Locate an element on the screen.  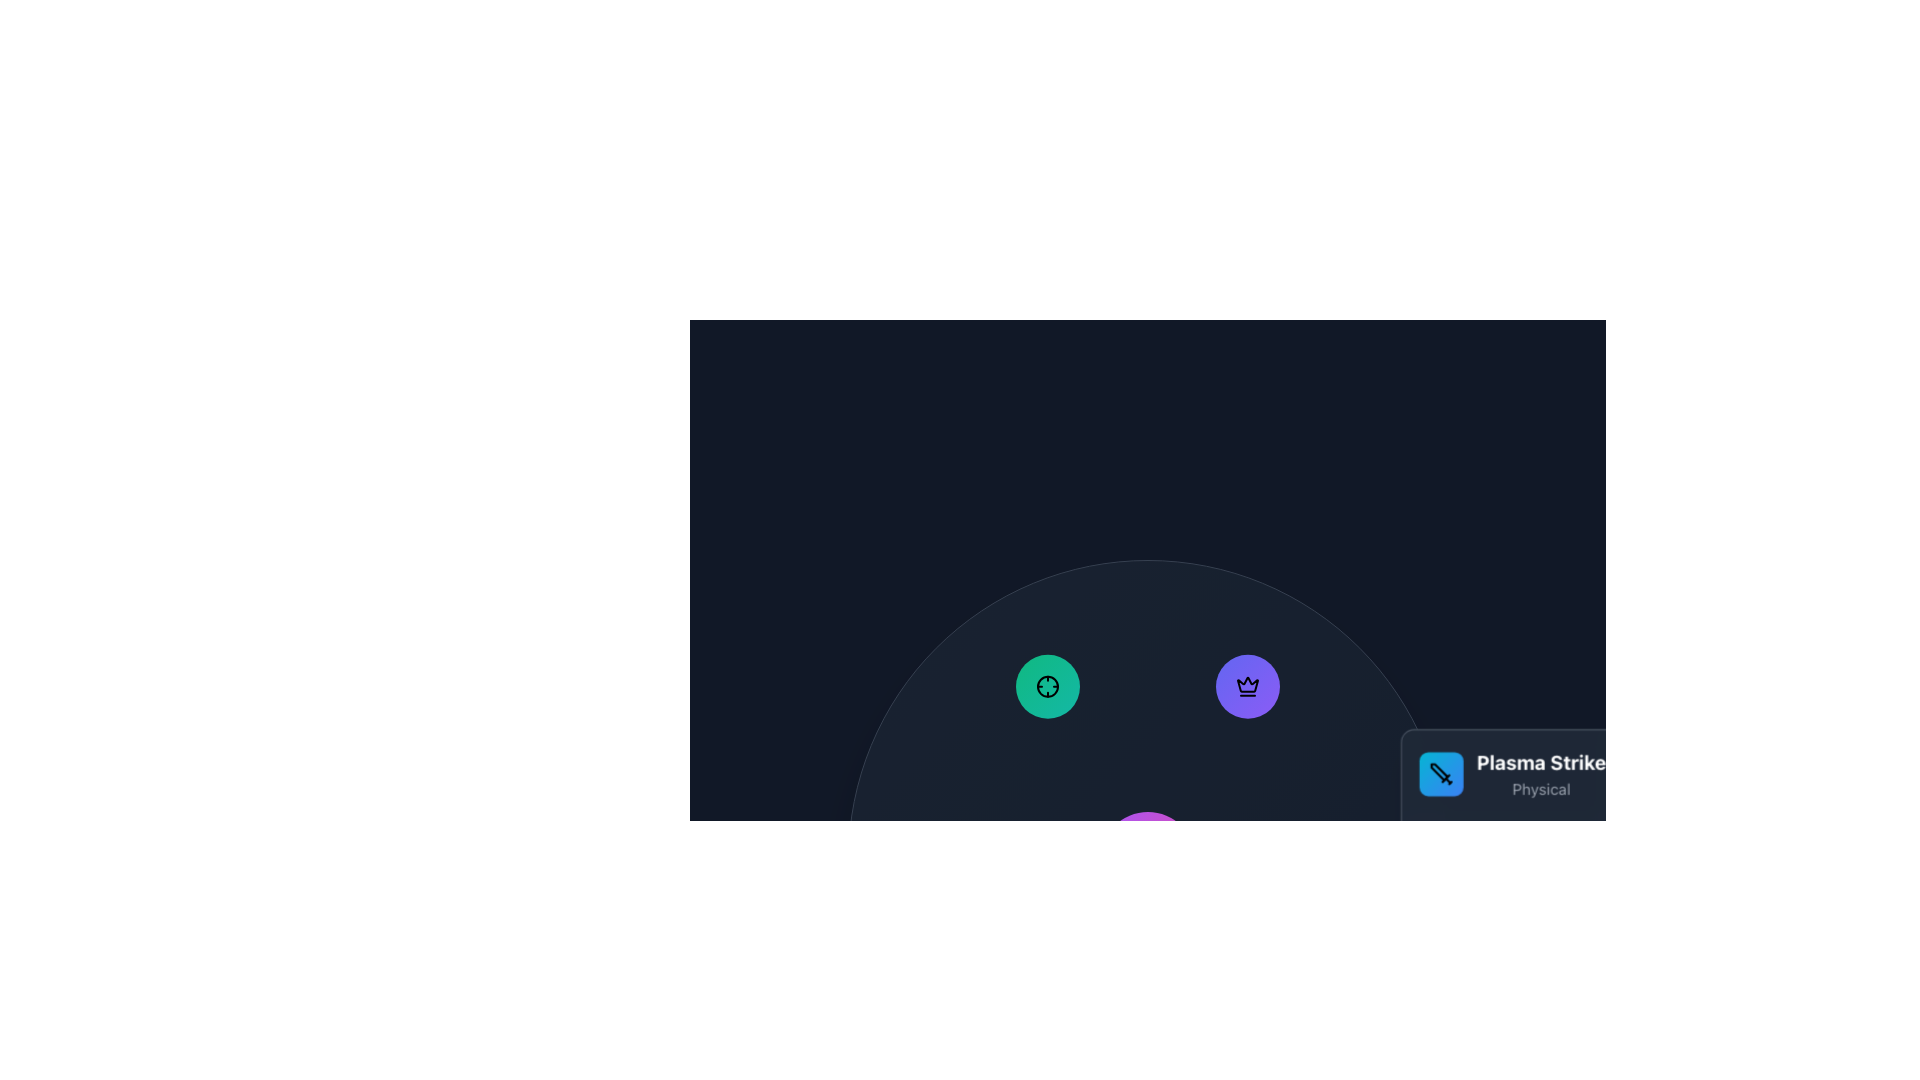
the circular green and teal button with a black crosshair icon at its center is located at coordinates (1046, 685).